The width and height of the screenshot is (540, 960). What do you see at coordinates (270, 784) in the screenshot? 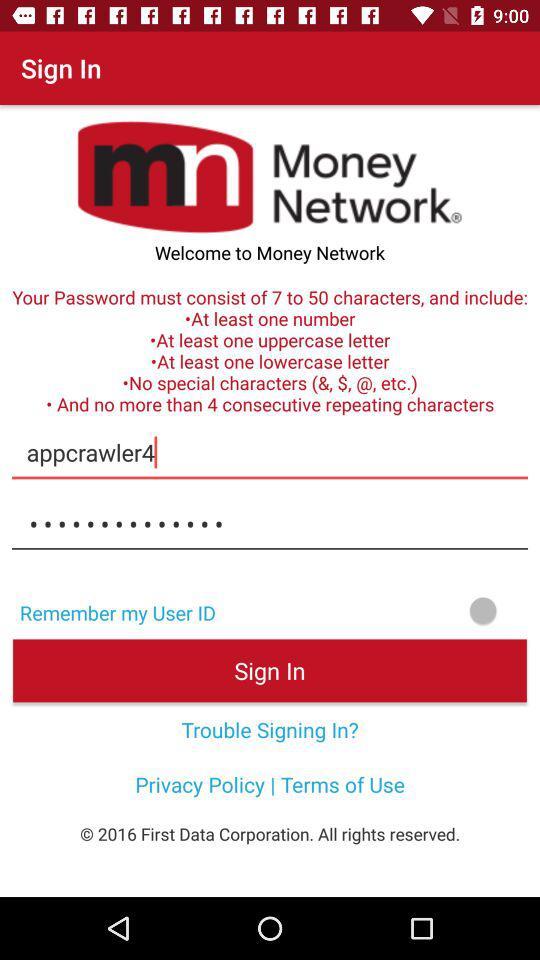
I see `icon below trouble signing in? icon` at bounding box center [270, 784].